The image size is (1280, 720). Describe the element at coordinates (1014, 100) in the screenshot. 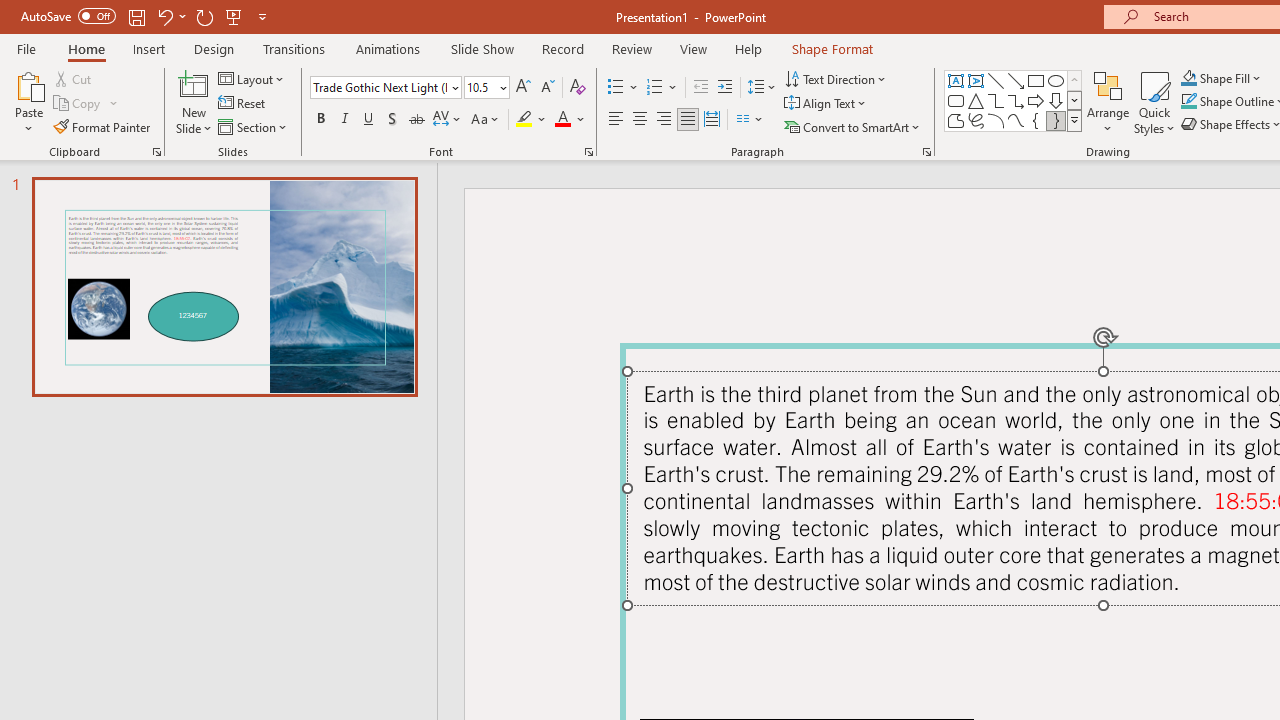

I see `'AutomationID: ShapesInsertGallery'` at that location.